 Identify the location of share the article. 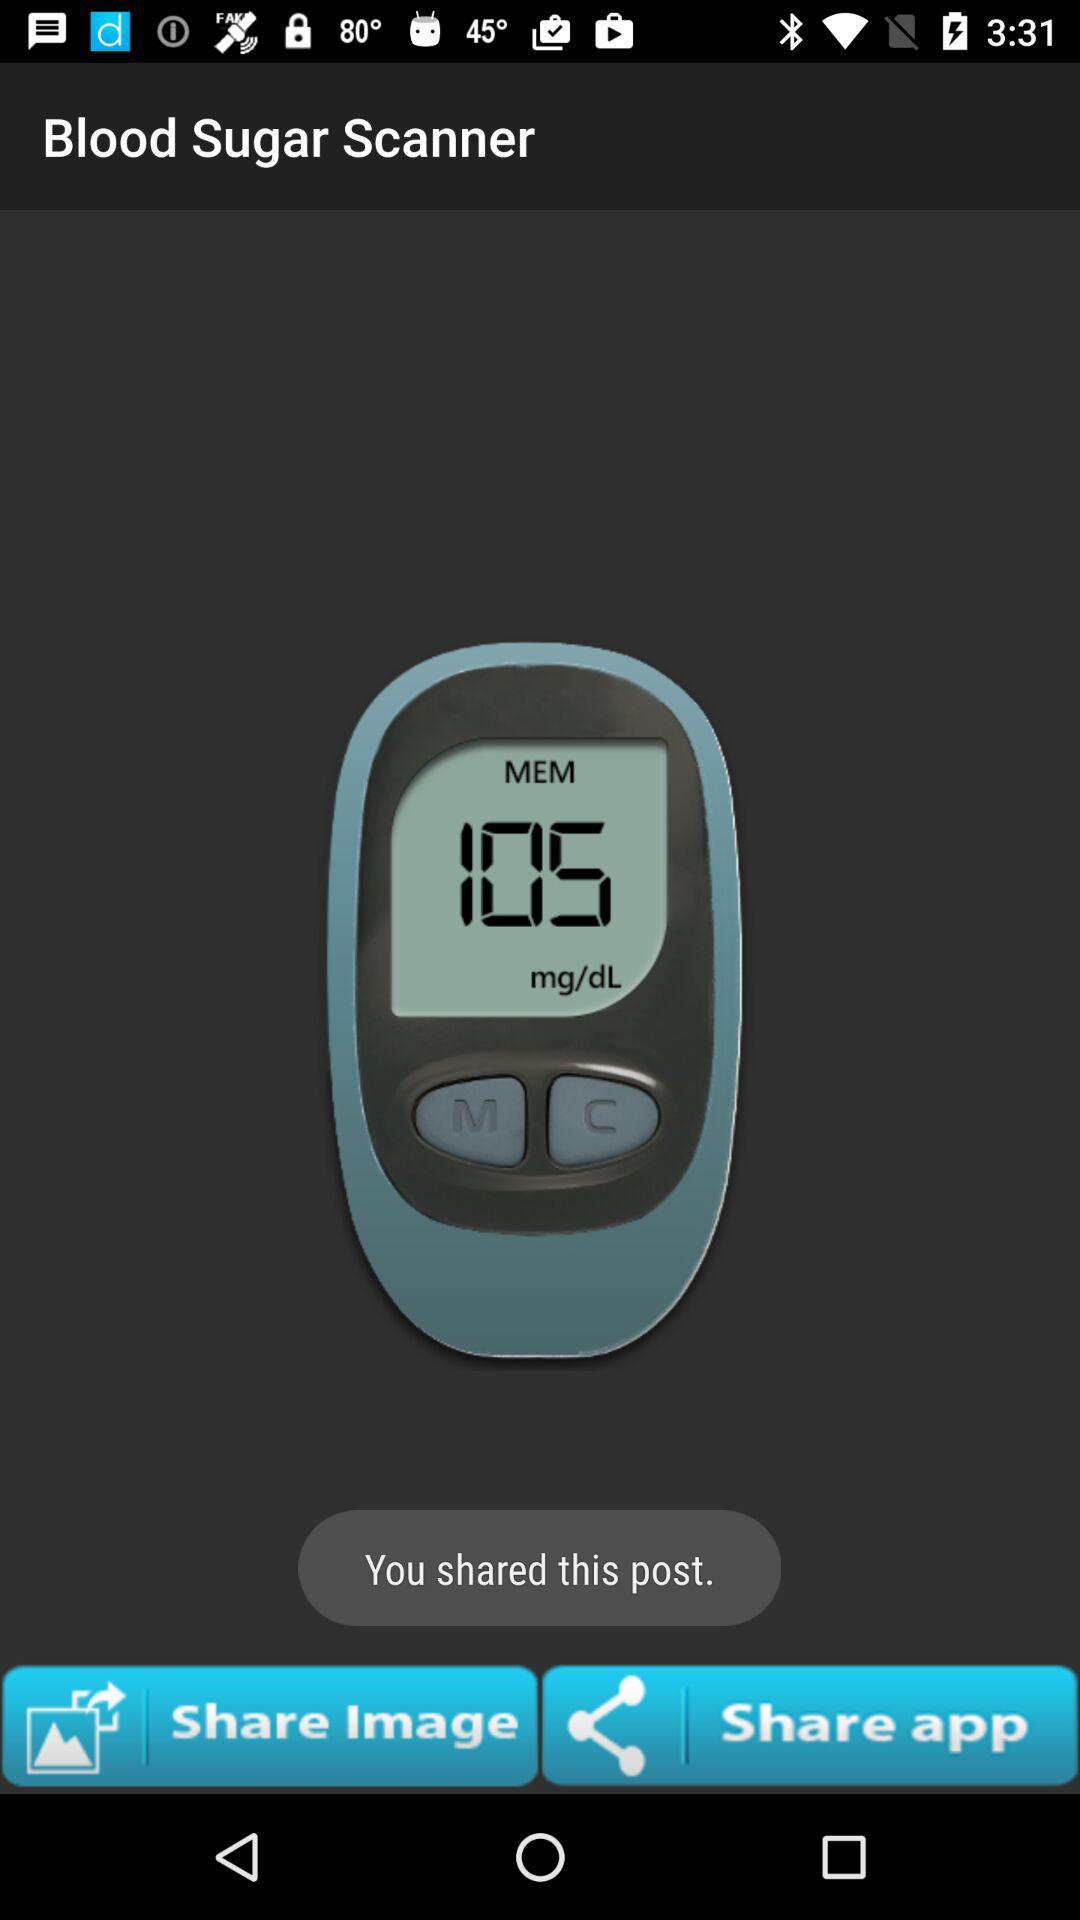
(270, 1724).